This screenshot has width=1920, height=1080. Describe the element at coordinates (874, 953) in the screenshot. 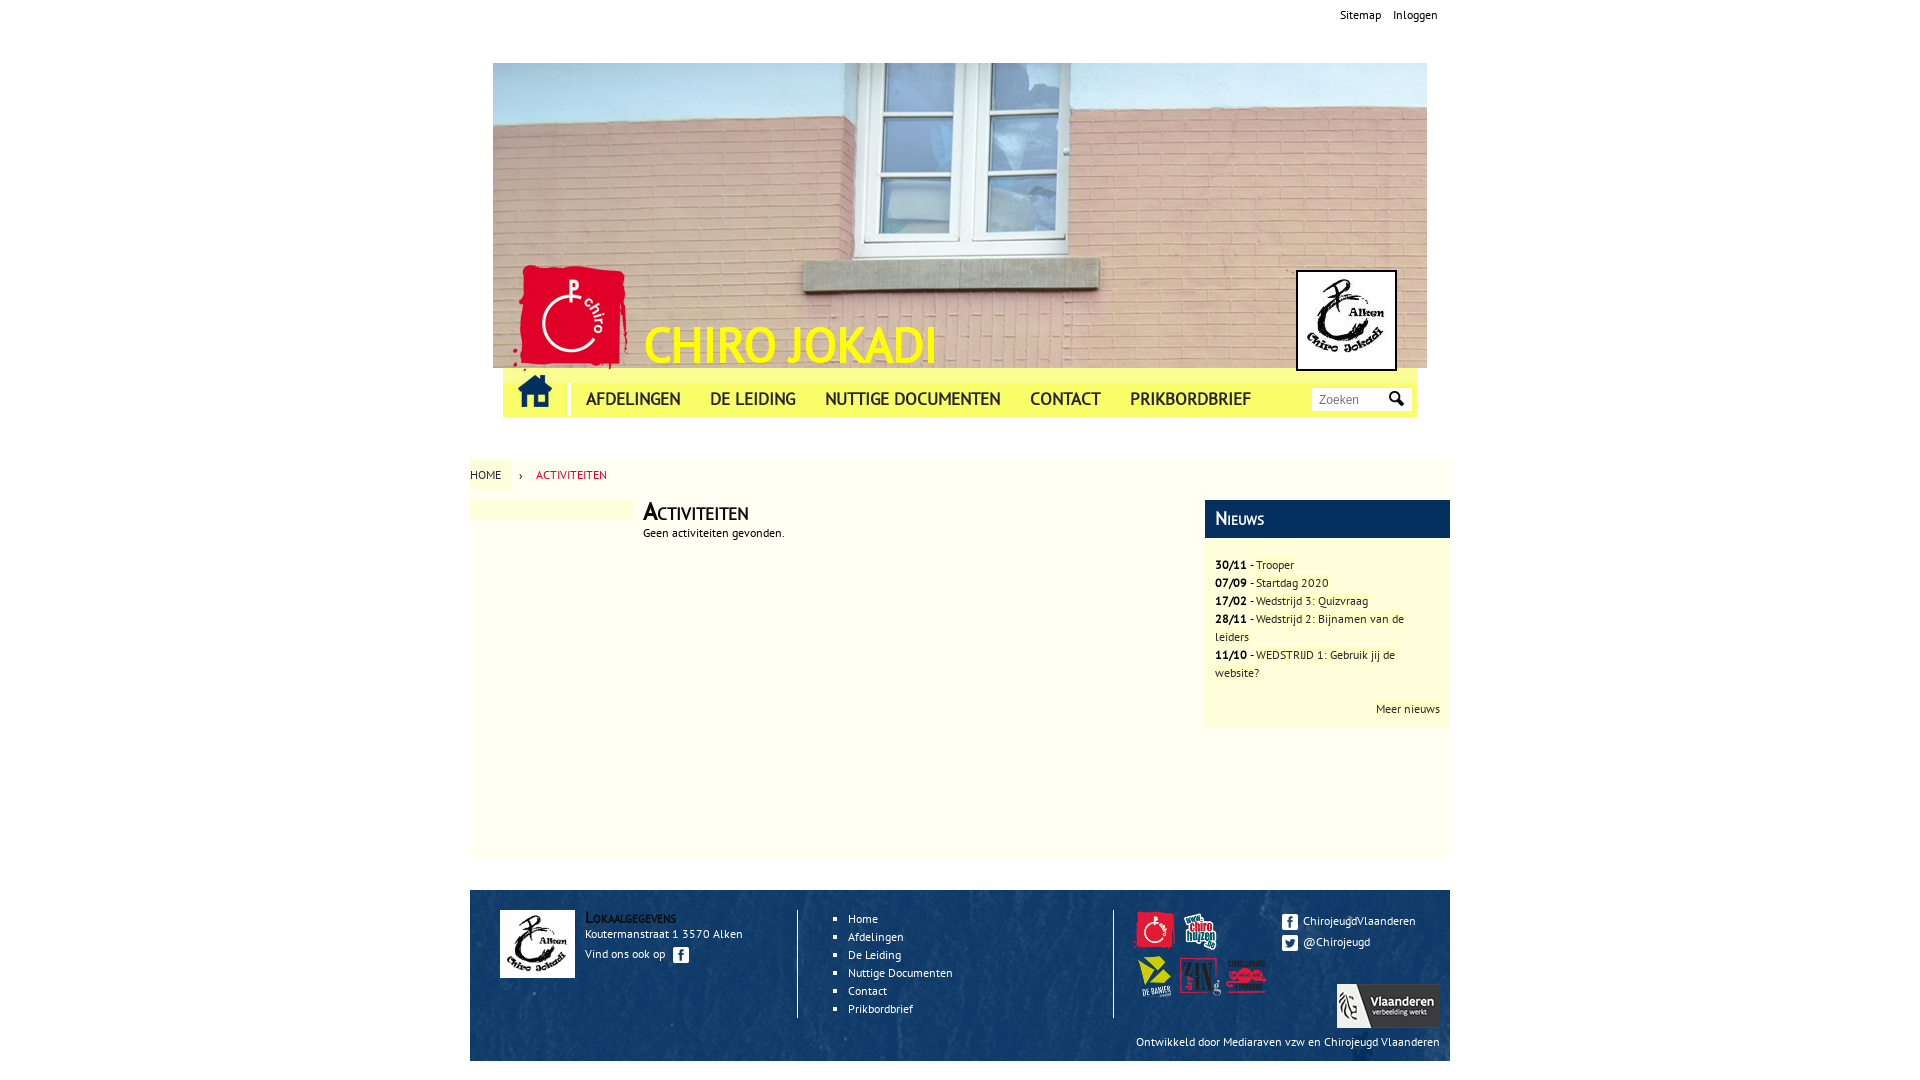

I see `'De Leiding'` at that location.